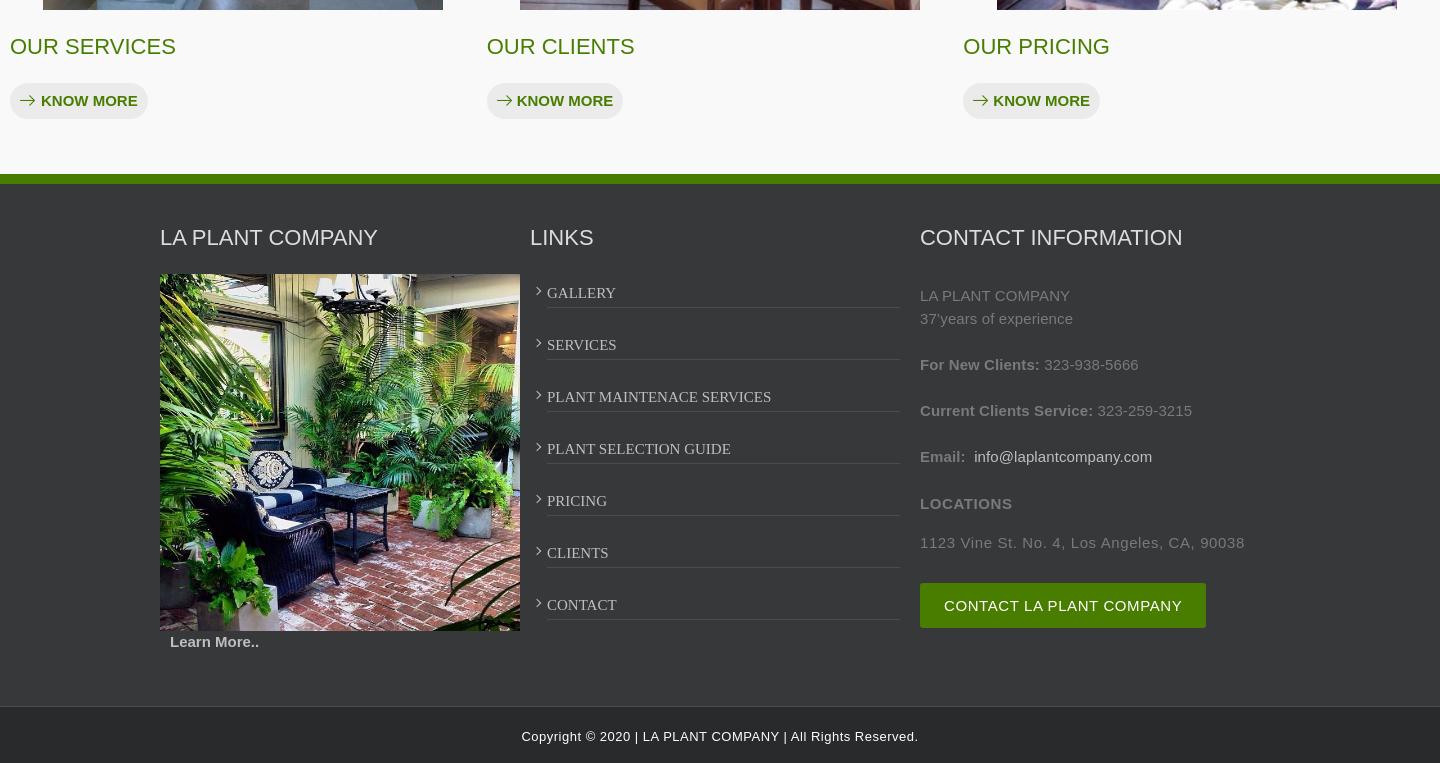 This screenshot has width=1440, height=763. I want to click on '1123 Vine St. No. 4, Los Angeles, CA, 90038', so click(1080, 542).